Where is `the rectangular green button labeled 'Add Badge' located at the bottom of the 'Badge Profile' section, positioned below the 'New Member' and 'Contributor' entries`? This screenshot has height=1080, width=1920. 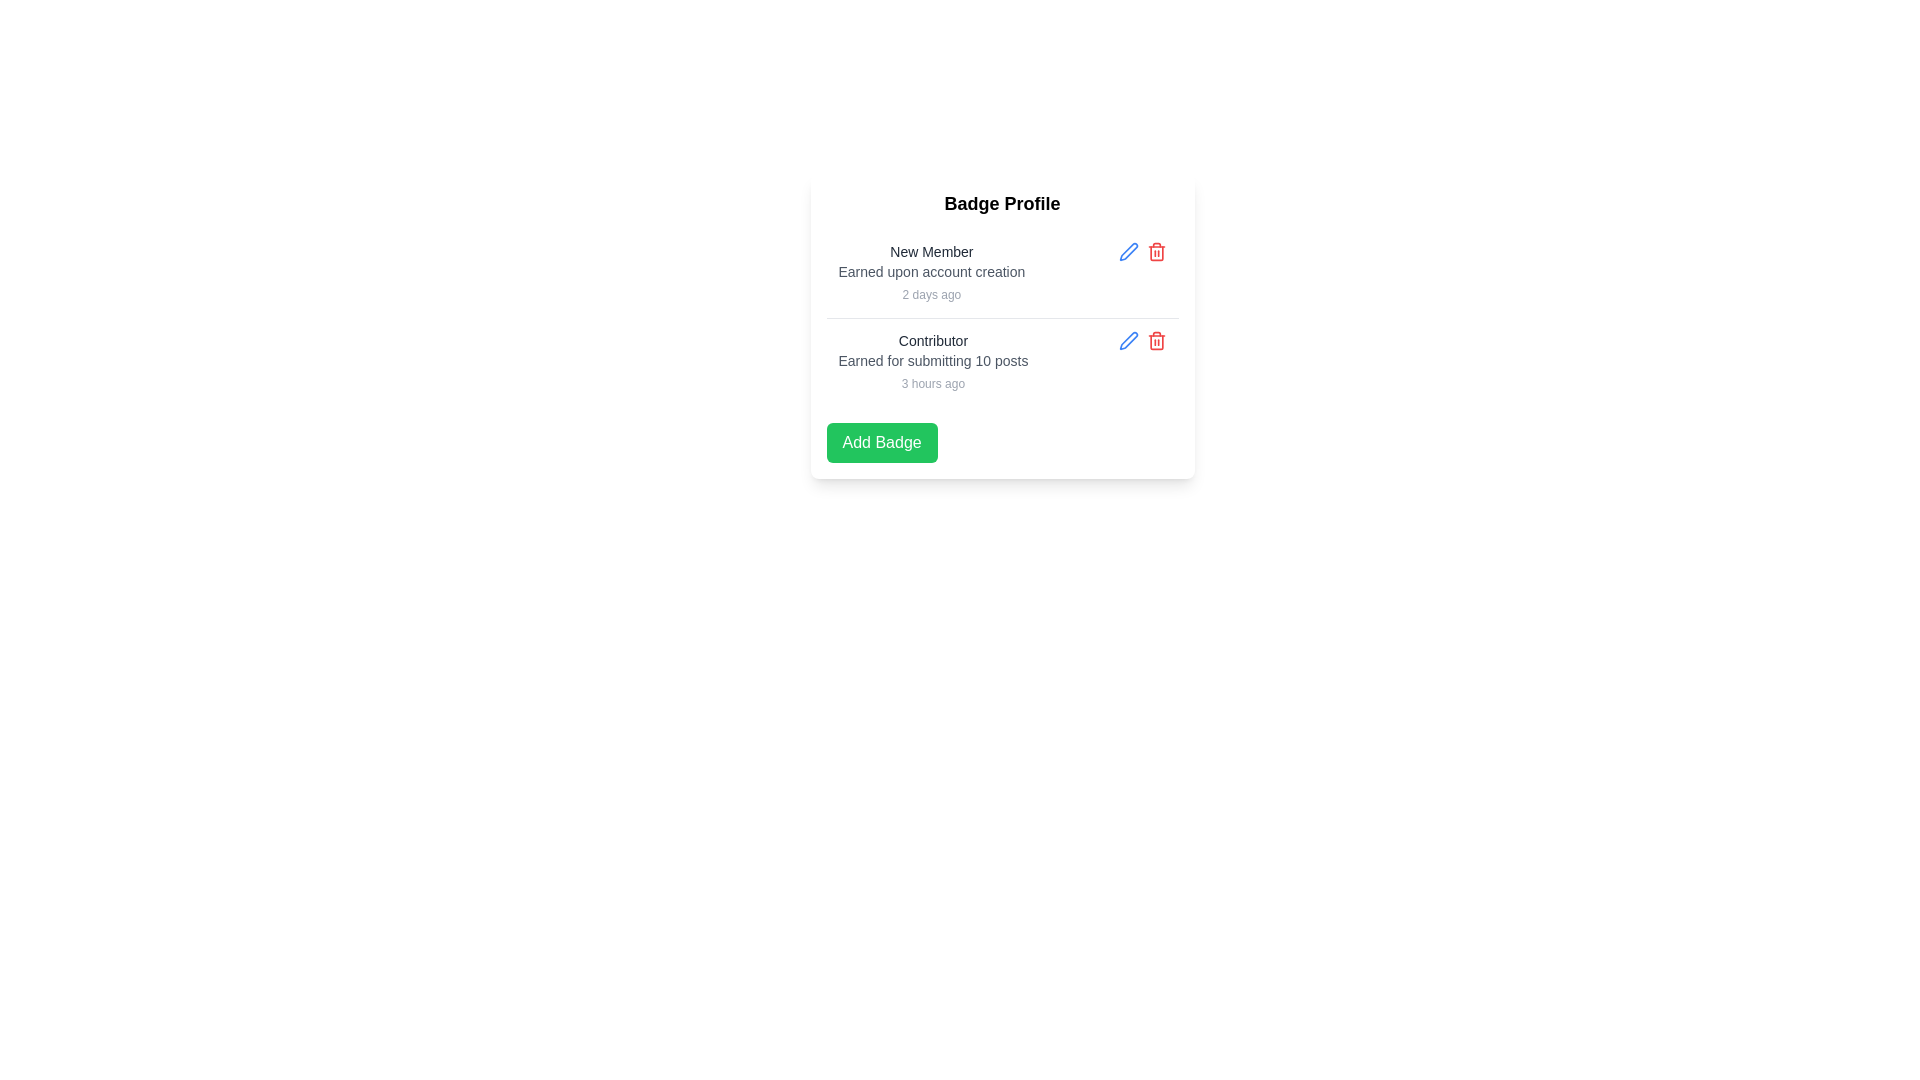
the rectangular green button labeled 'Add Badge' located at the bottom of the 'Badge Profile' section, positioned below the 'New Member' and 'Contributor' entries is located at coordinates (881, 442).